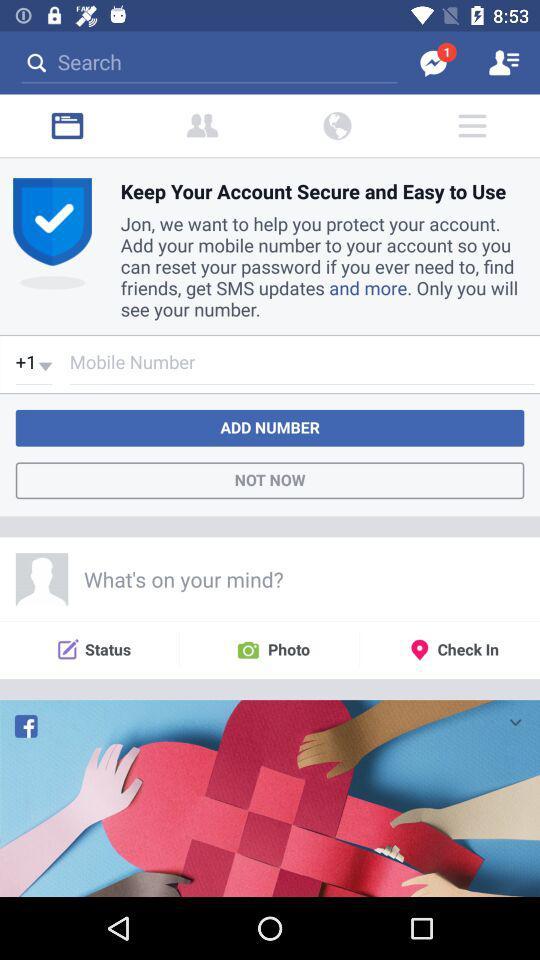 This screenshot has width=540, height=960. What do you see at coordinates (322, 262) in the screenshot?
I see `the content below keep your account secure and easy to use` at bounding box center [322, 262].